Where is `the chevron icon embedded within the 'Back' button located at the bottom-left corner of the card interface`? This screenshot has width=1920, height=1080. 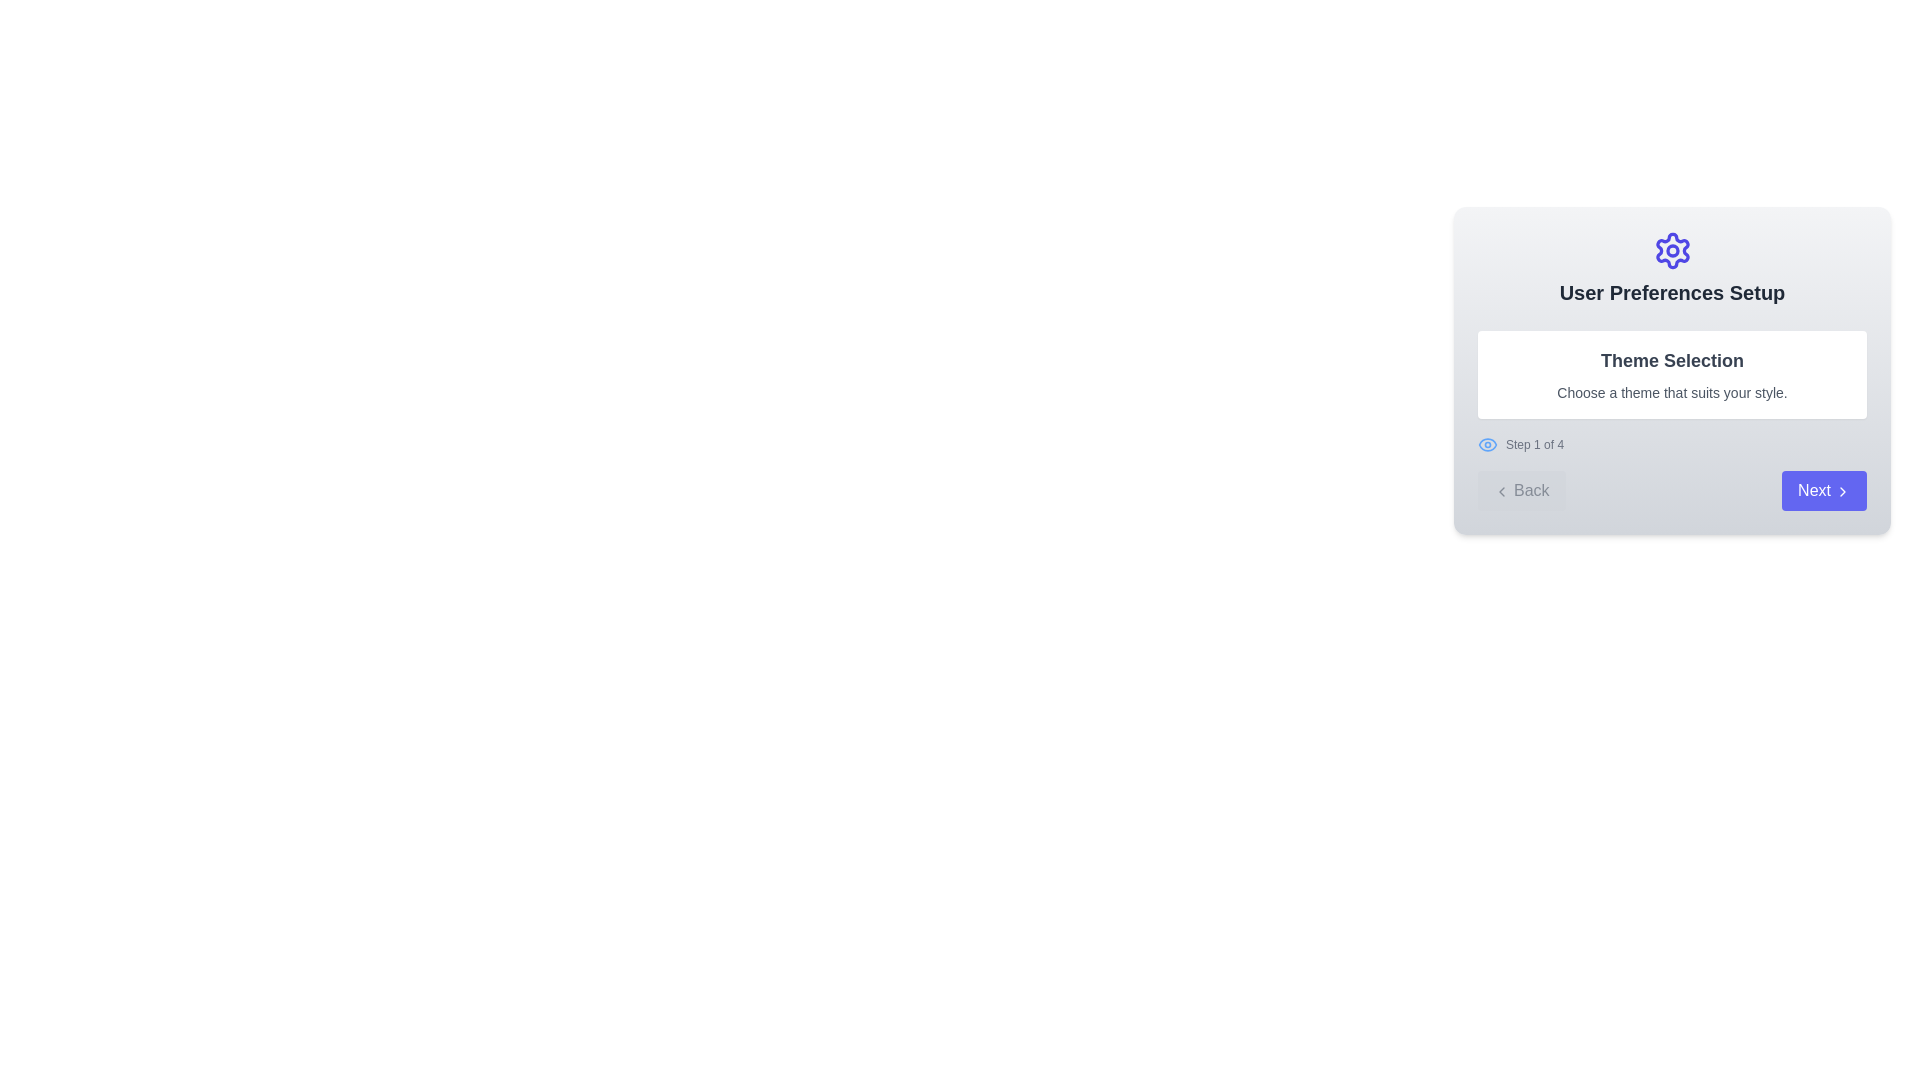 the chevron icon embedded within the 'Back' button located at the bottom-left corner of the card interface is located at coordinates (1502, 490).